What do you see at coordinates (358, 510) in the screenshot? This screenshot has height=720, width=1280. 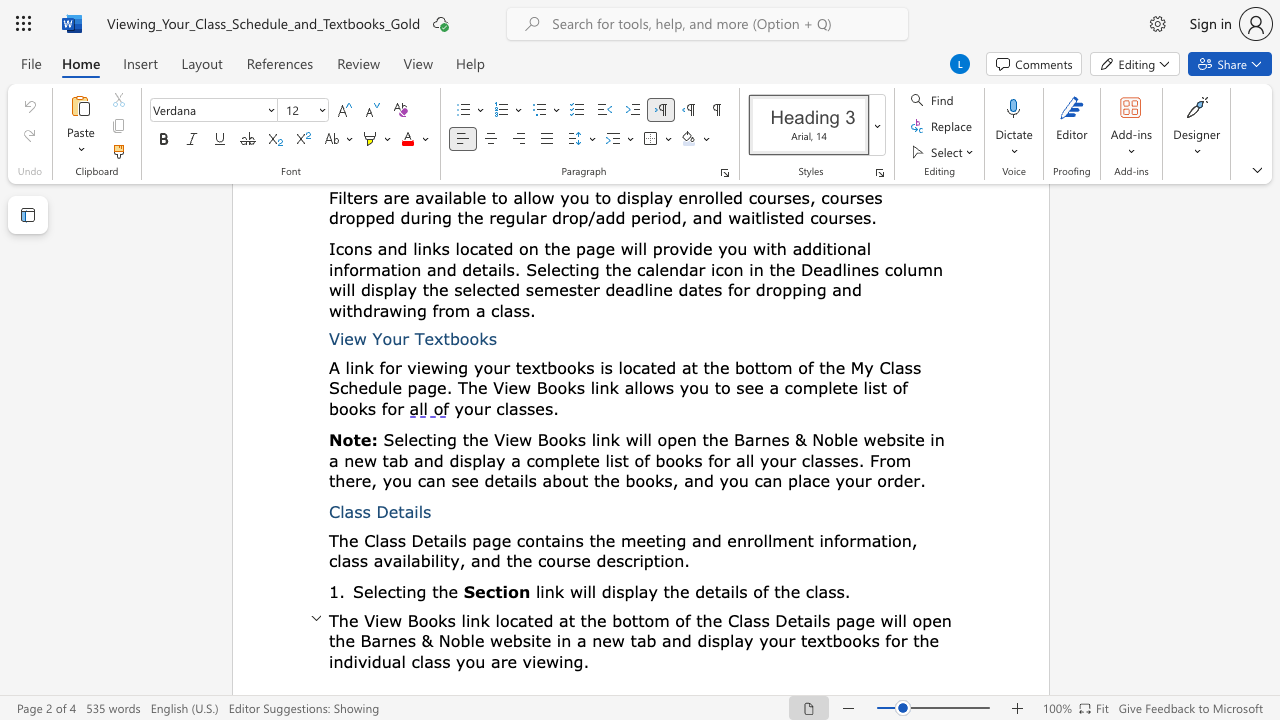 I see `the 1th character "s" in the text` at bounding box center [358, 510].